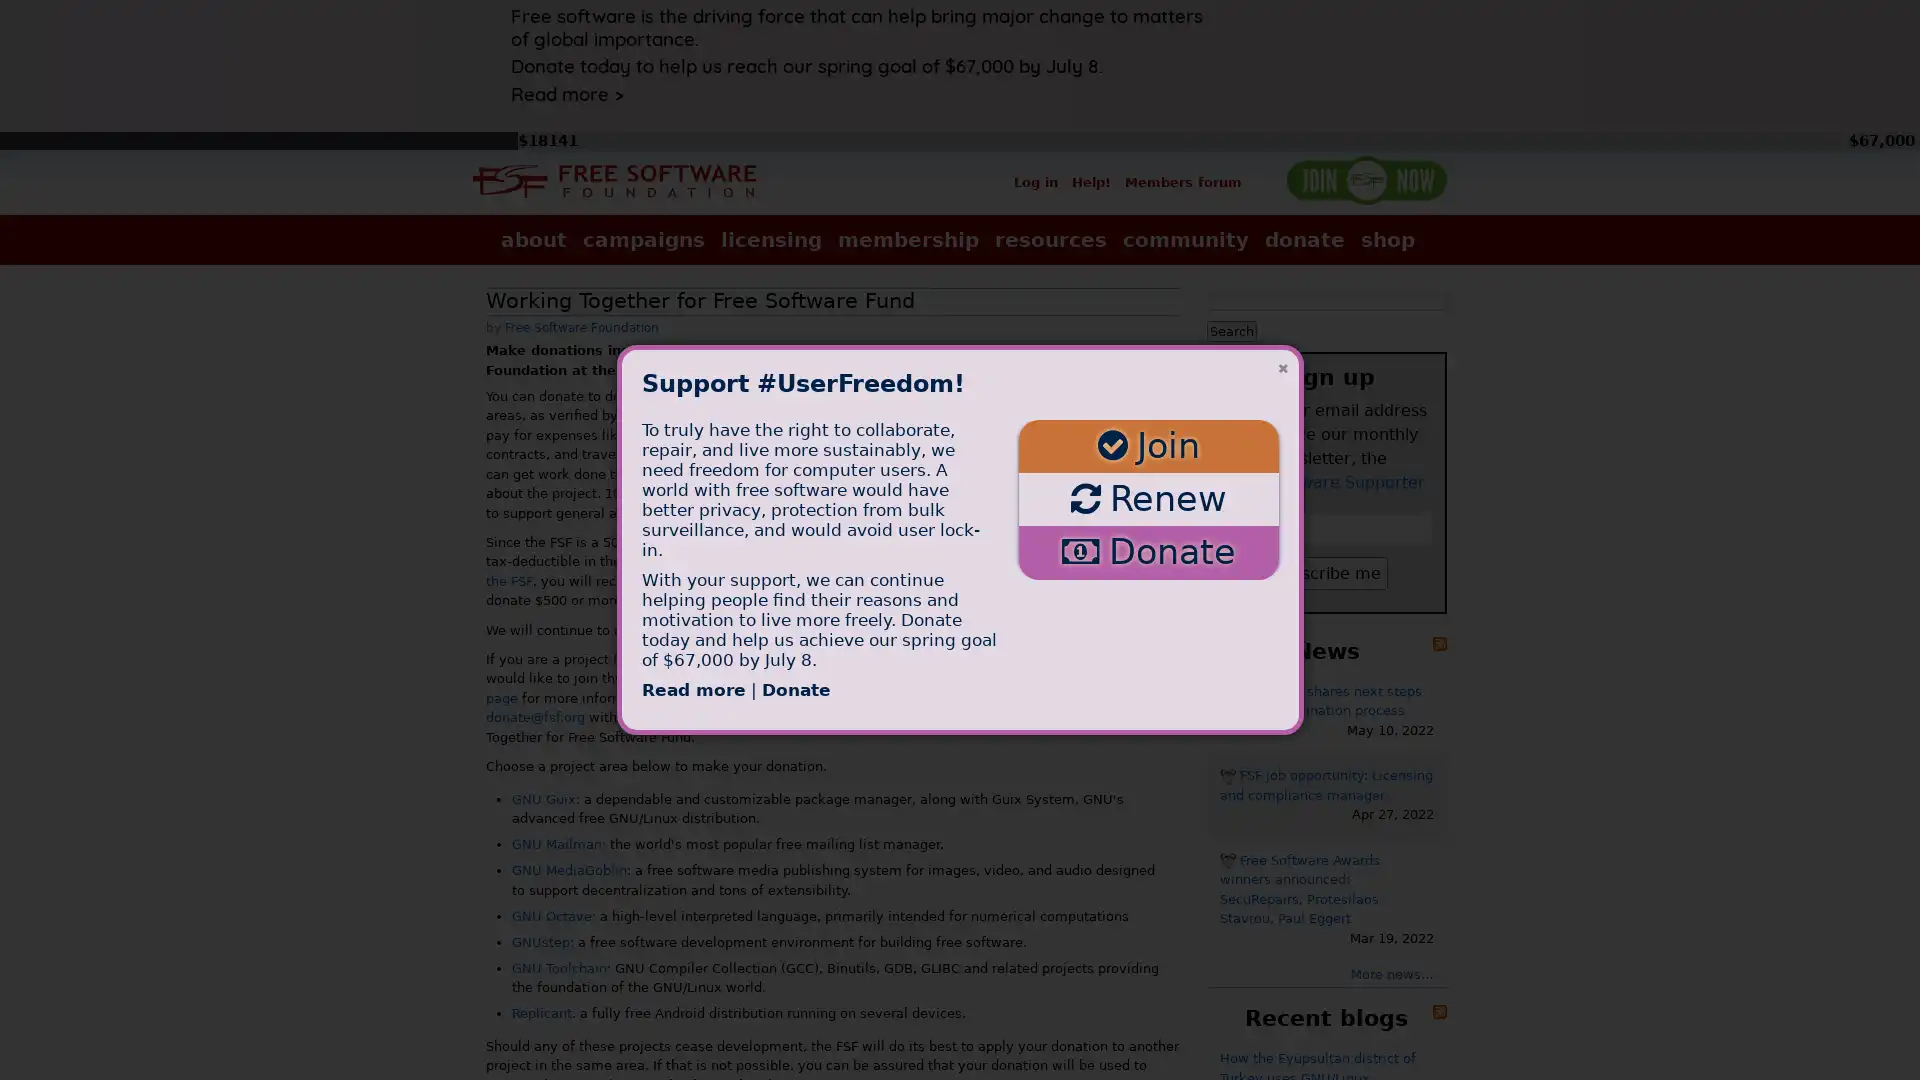  Describe the element at coordinates (1231, 329) in the screenshot. I see `Search` at that location.